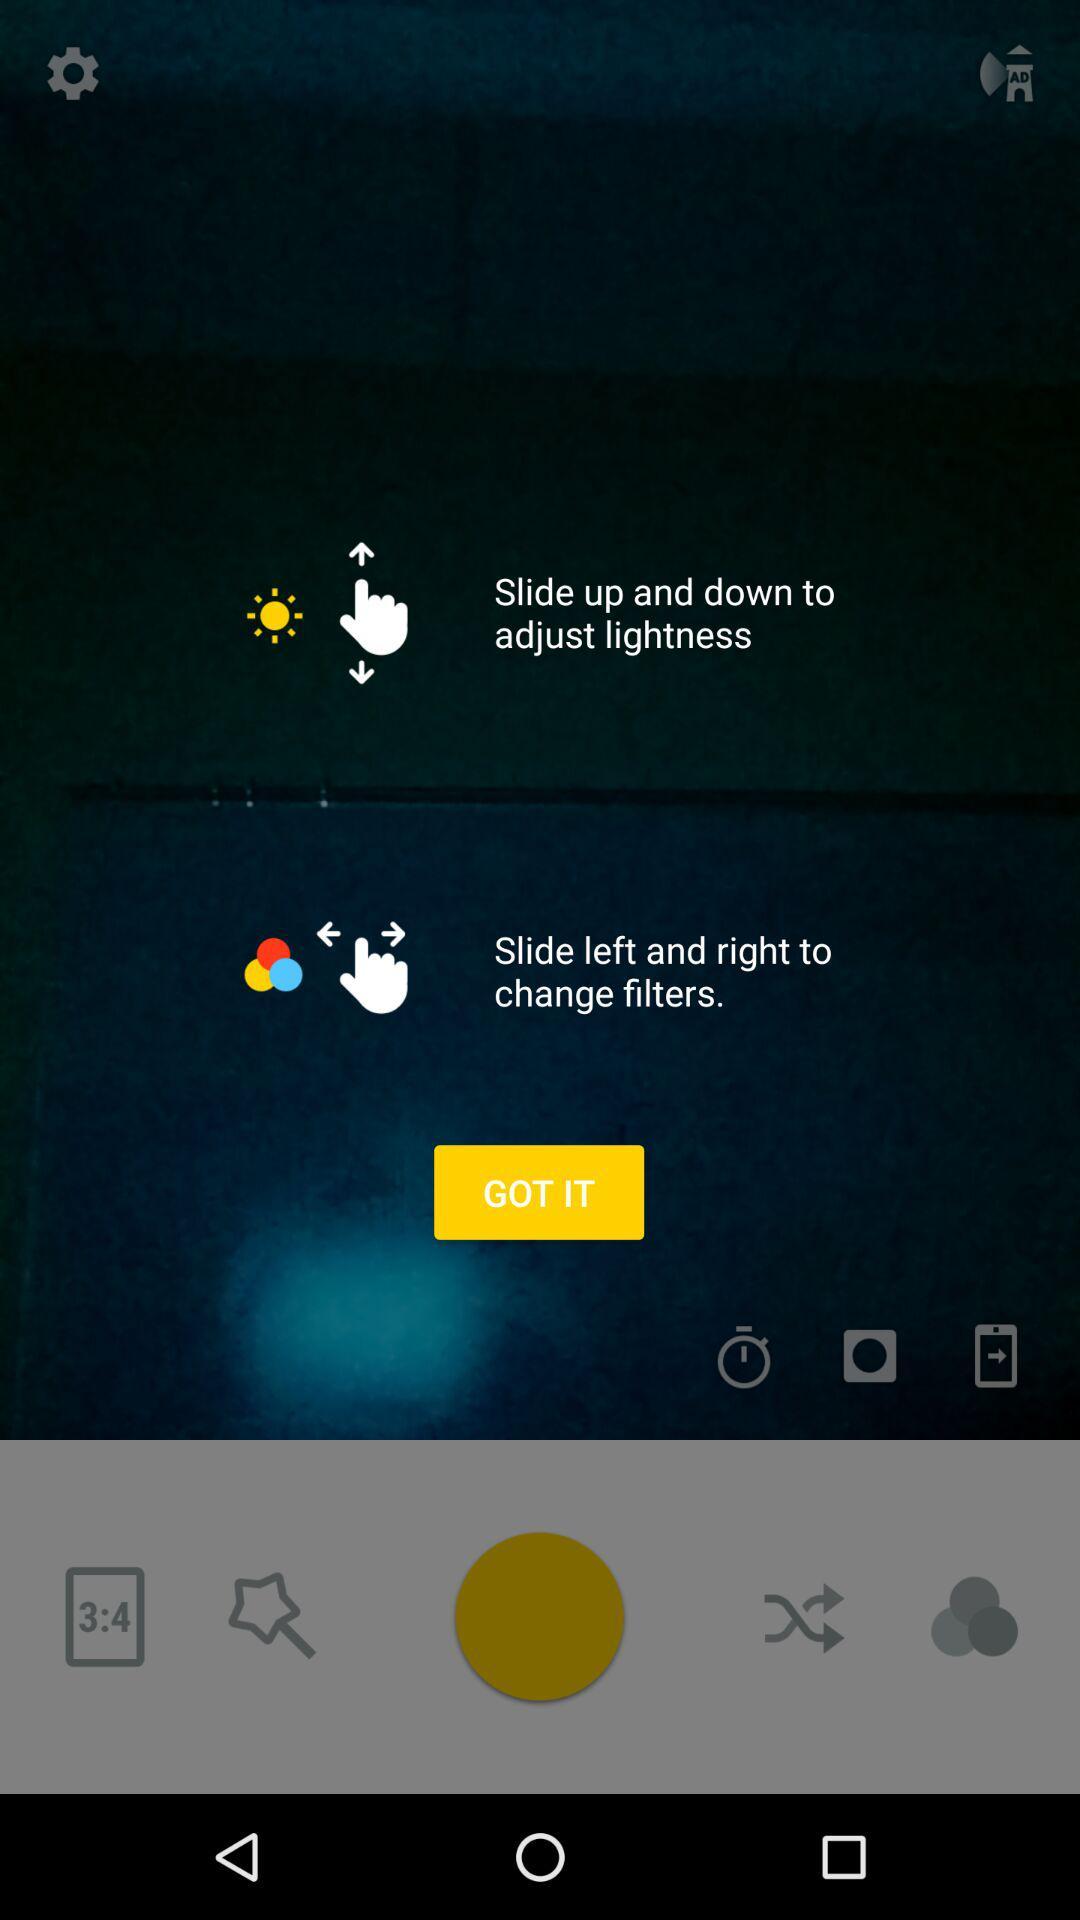 Image resolution: width=1080 pixels, height=1920 pixels. Describe the element at coordinates (995, 1356) in the screenshot. I see `charge page` at that location.